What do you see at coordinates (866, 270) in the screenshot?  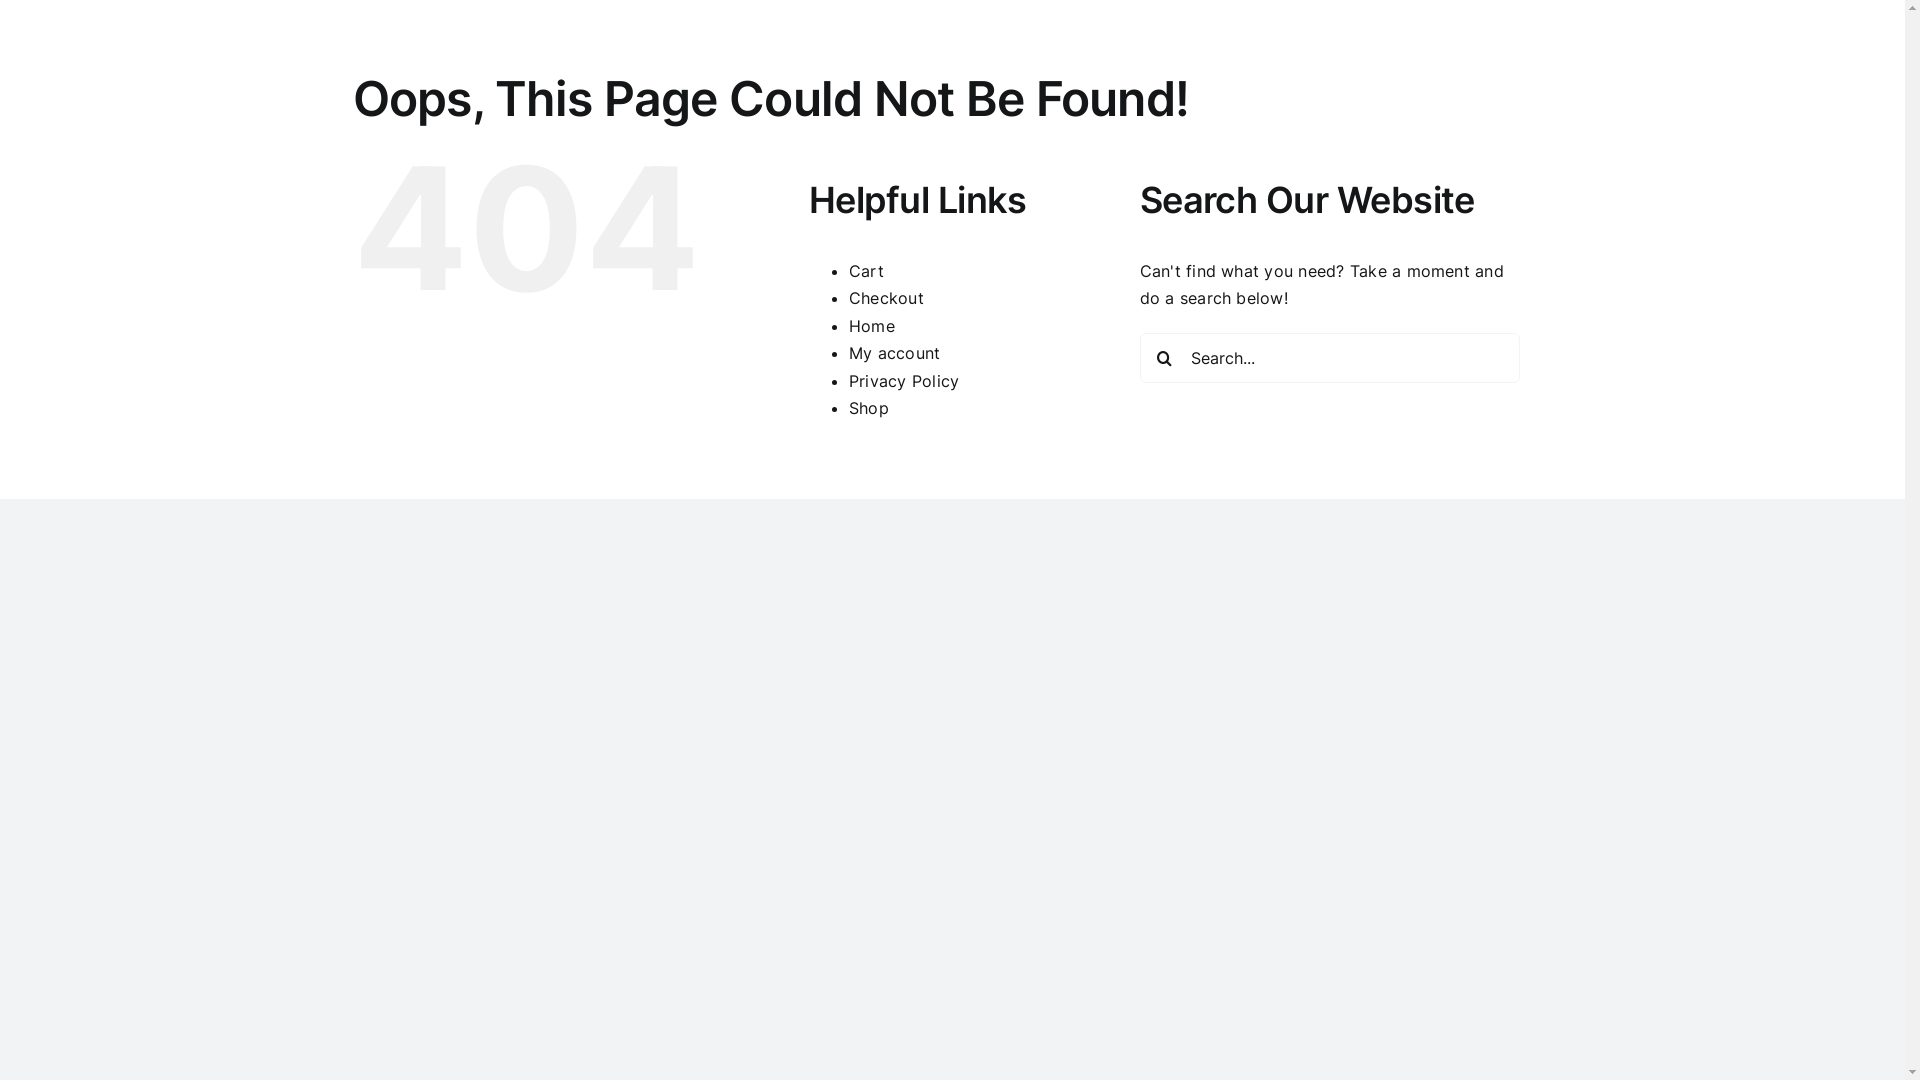 I see `'Cart'` at bounding box center [866, 270].